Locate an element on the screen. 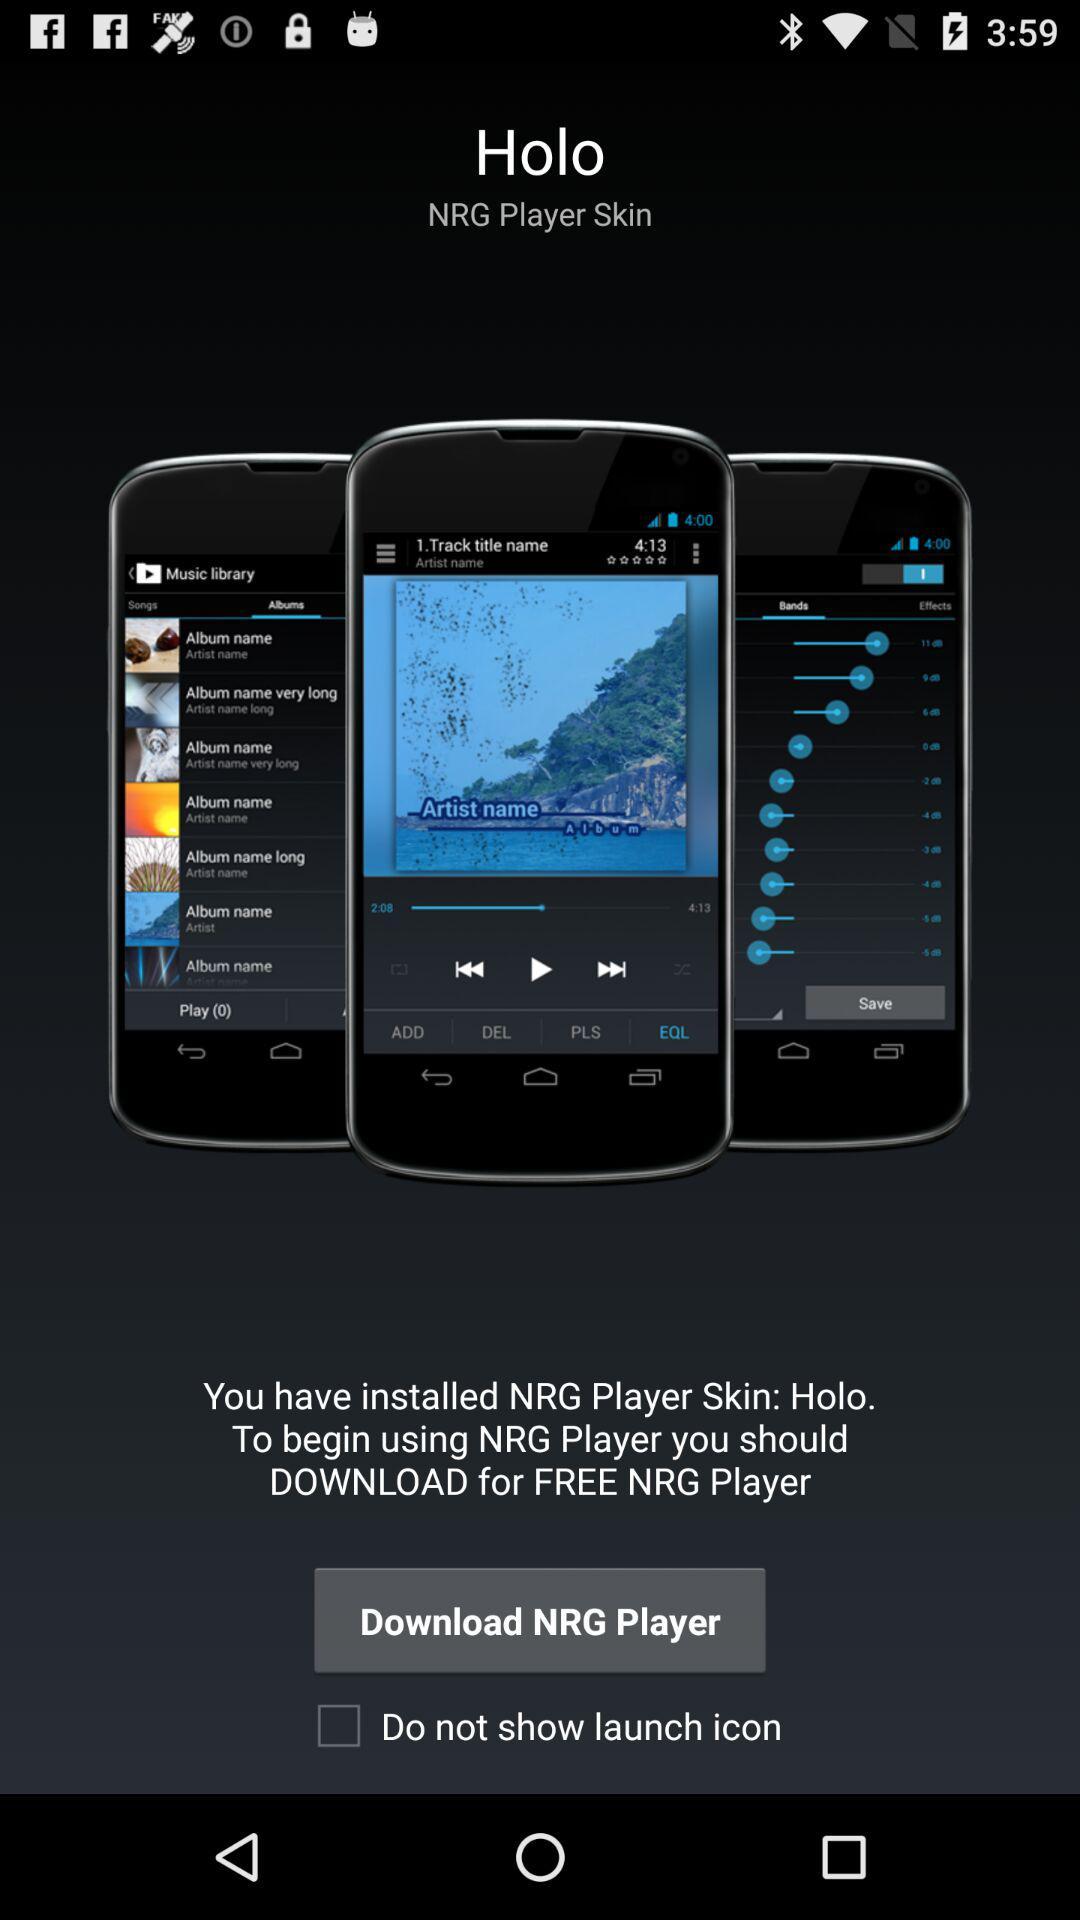  the icon below the download nrg player is located at coordinates (538, 1724).